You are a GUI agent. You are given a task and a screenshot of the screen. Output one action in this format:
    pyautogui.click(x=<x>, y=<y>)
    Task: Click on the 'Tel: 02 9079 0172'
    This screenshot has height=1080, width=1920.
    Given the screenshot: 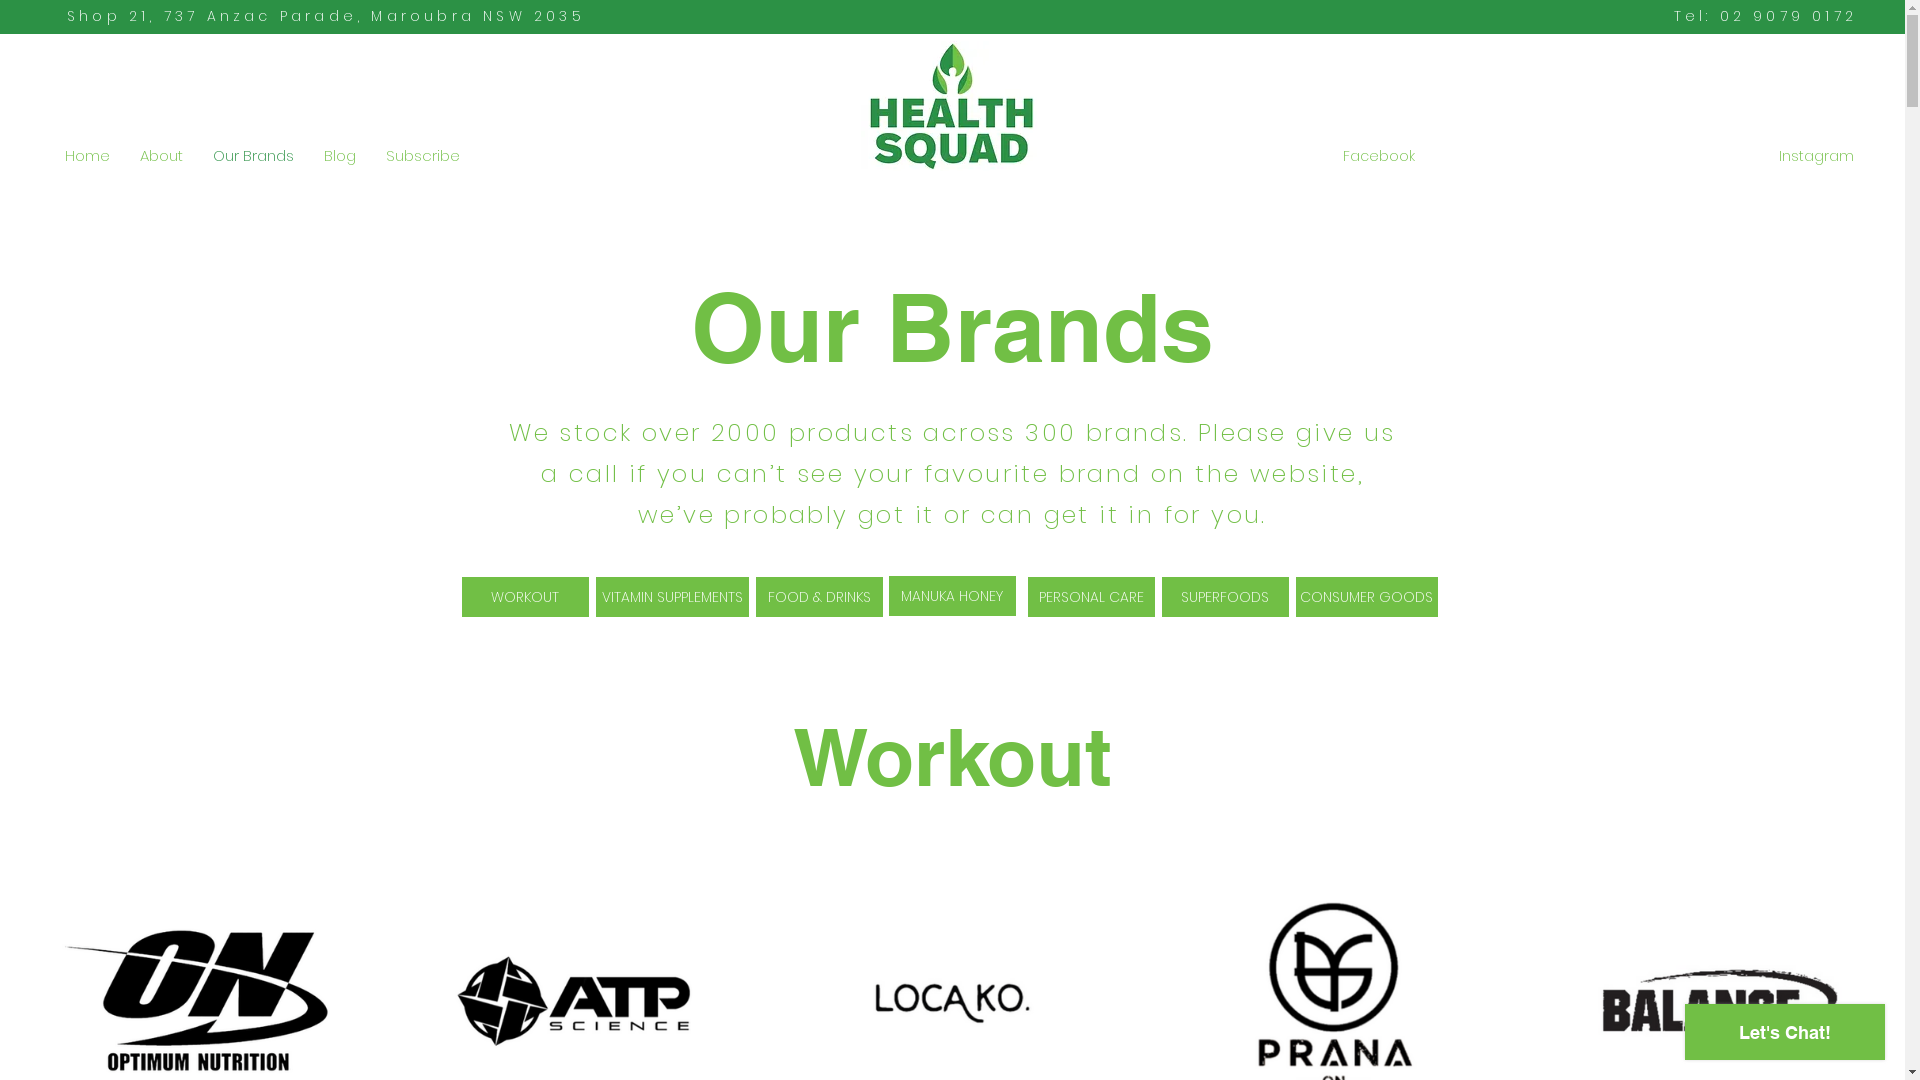 What is the action you would take?
    pyautogui.click(x=1765, y=15)
    